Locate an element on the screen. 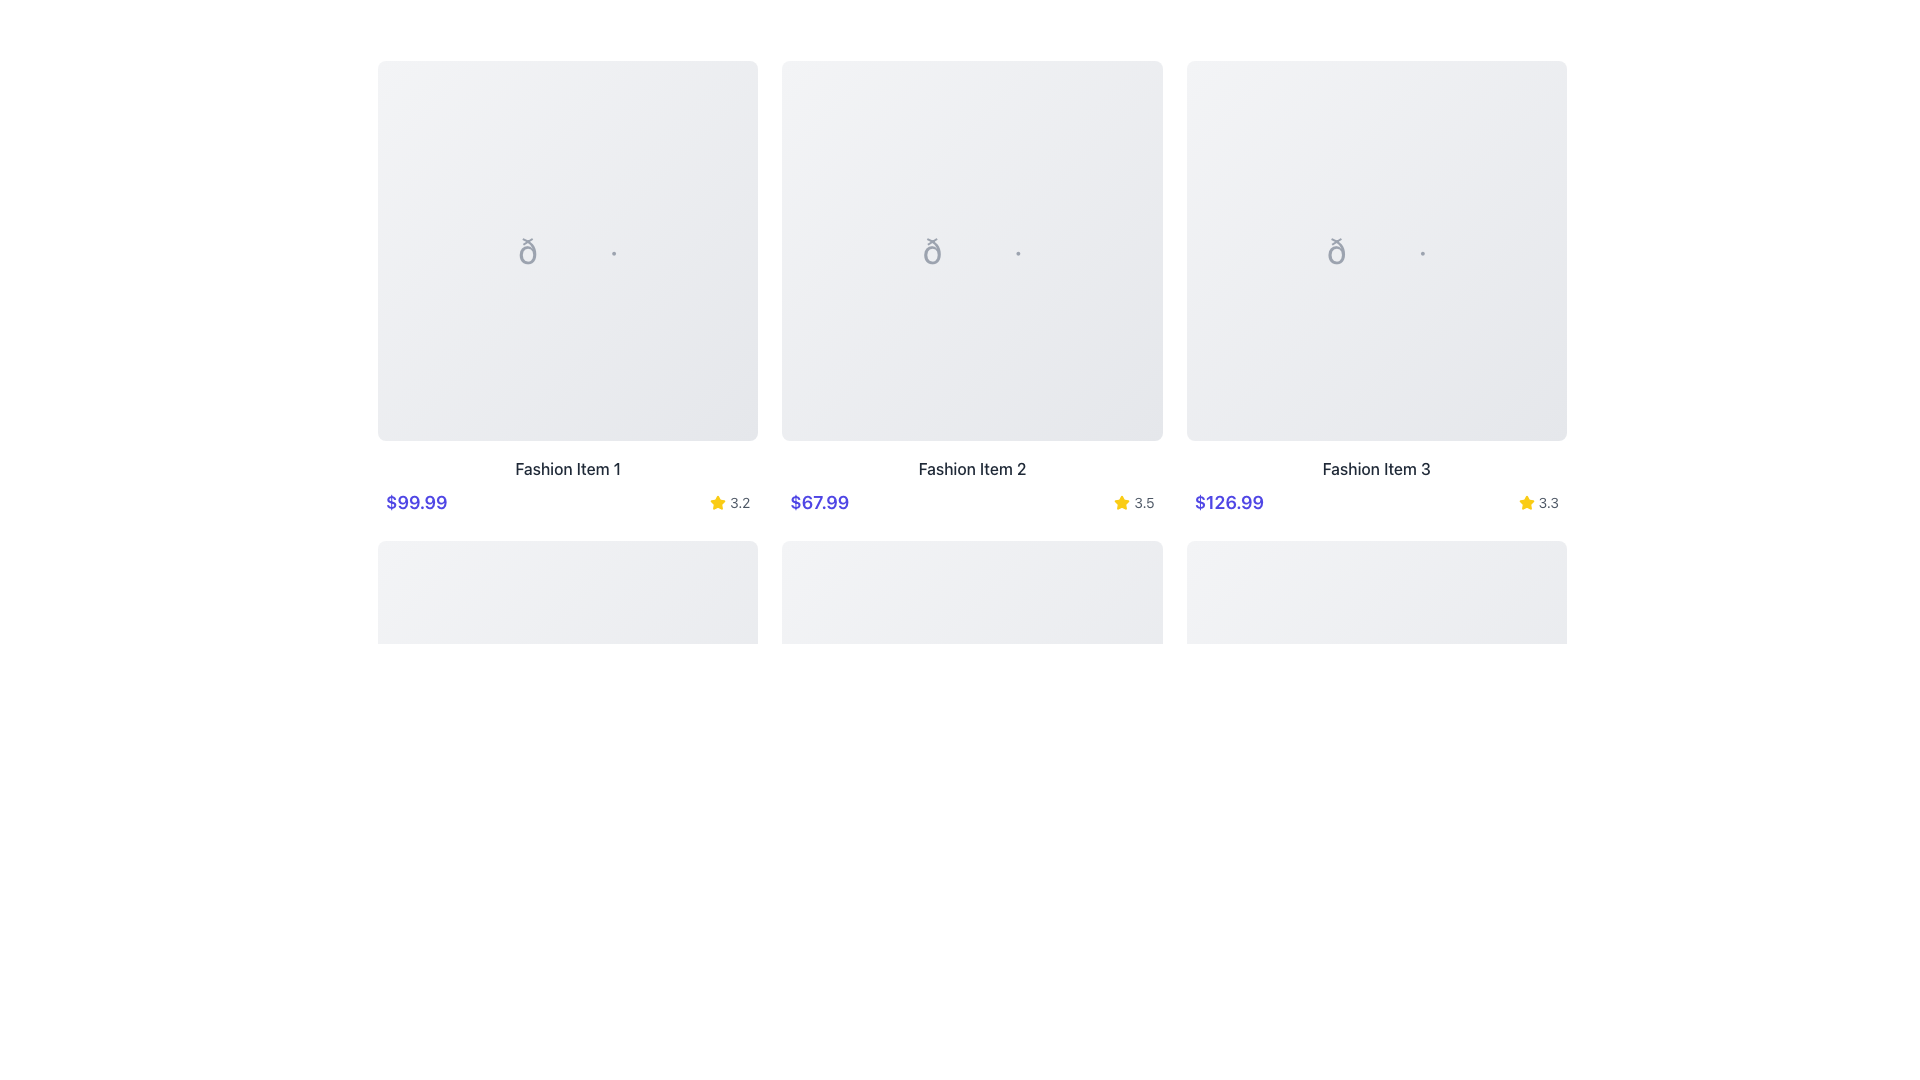  the text element that displays 'Fashion Item 1', which is centrally positioned under the corresponding image and above the price and rating elements is located at coordinates (567, 469).